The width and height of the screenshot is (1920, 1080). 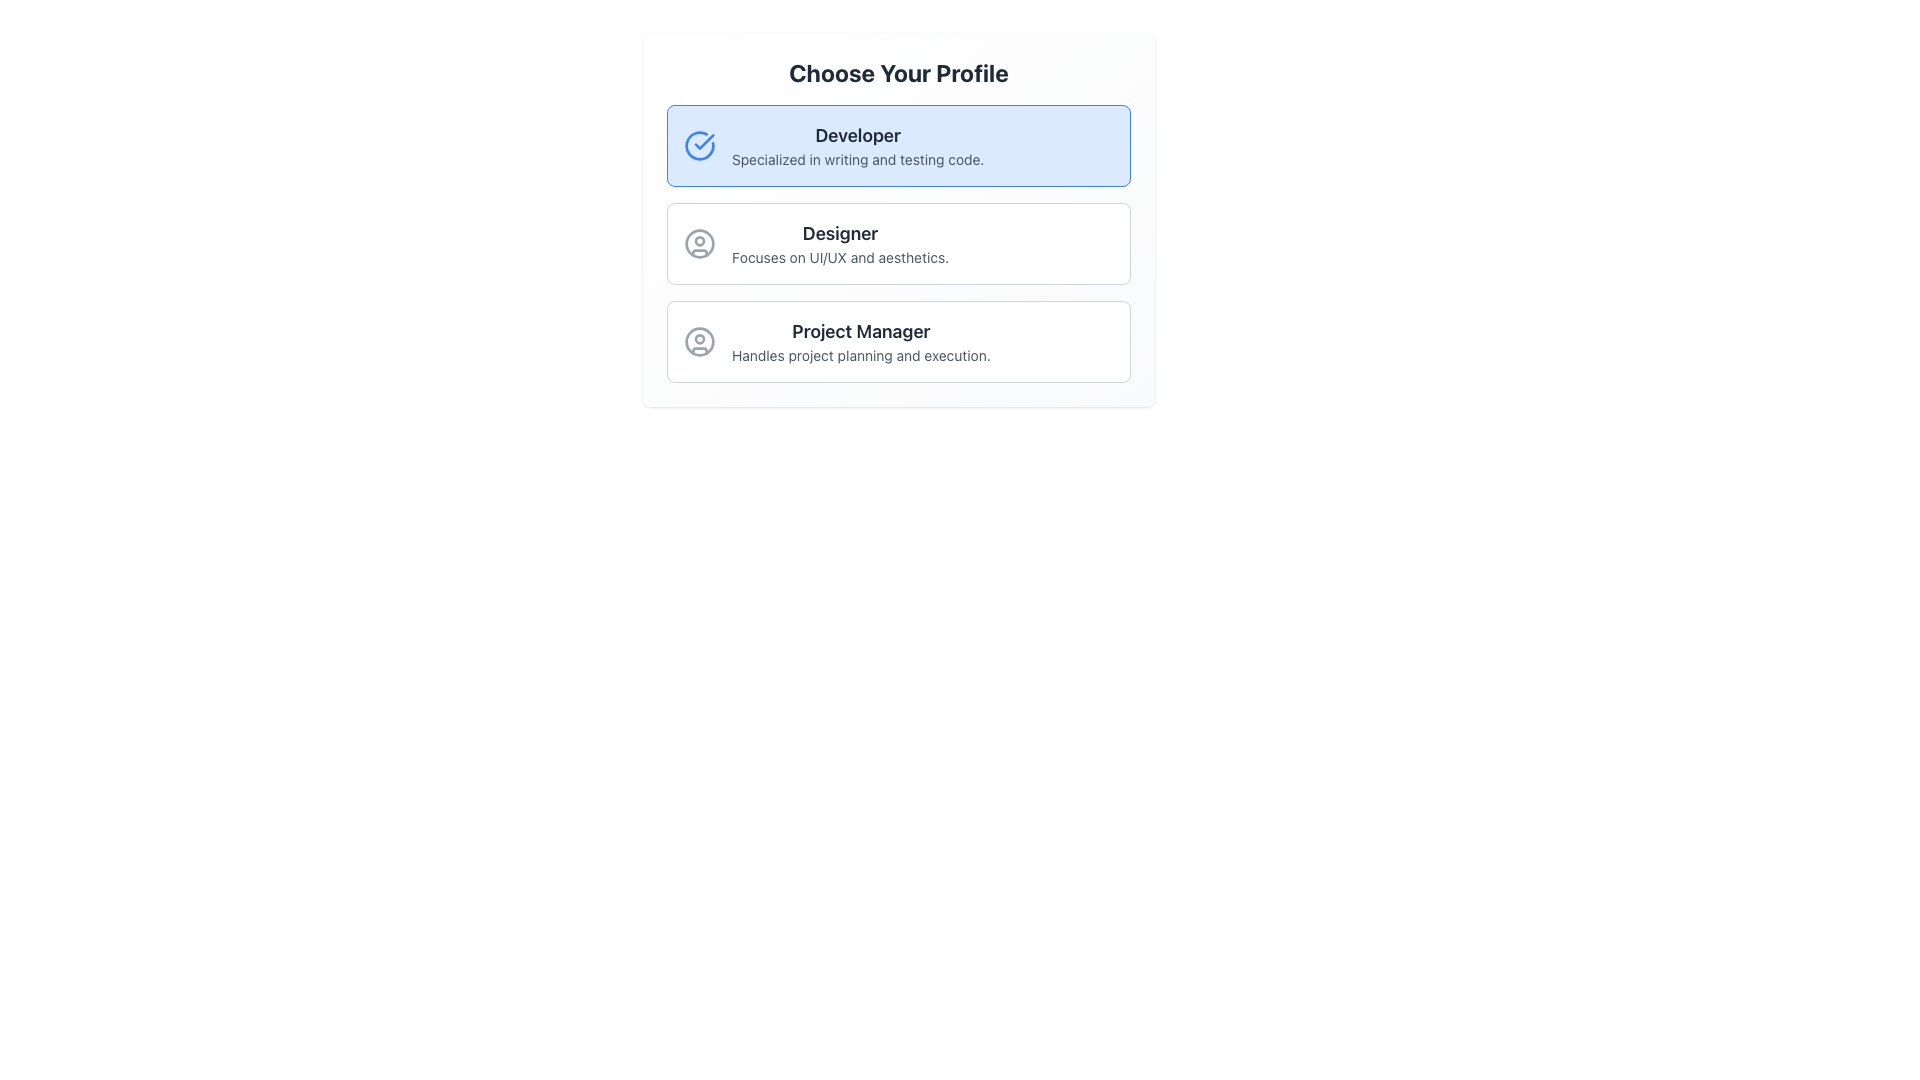 What do you see at coordinates (897, 145) in the screenshot?
I see `the 'Developer' button with a light blue background and checkmark icon` at bounding box center [897, 145].